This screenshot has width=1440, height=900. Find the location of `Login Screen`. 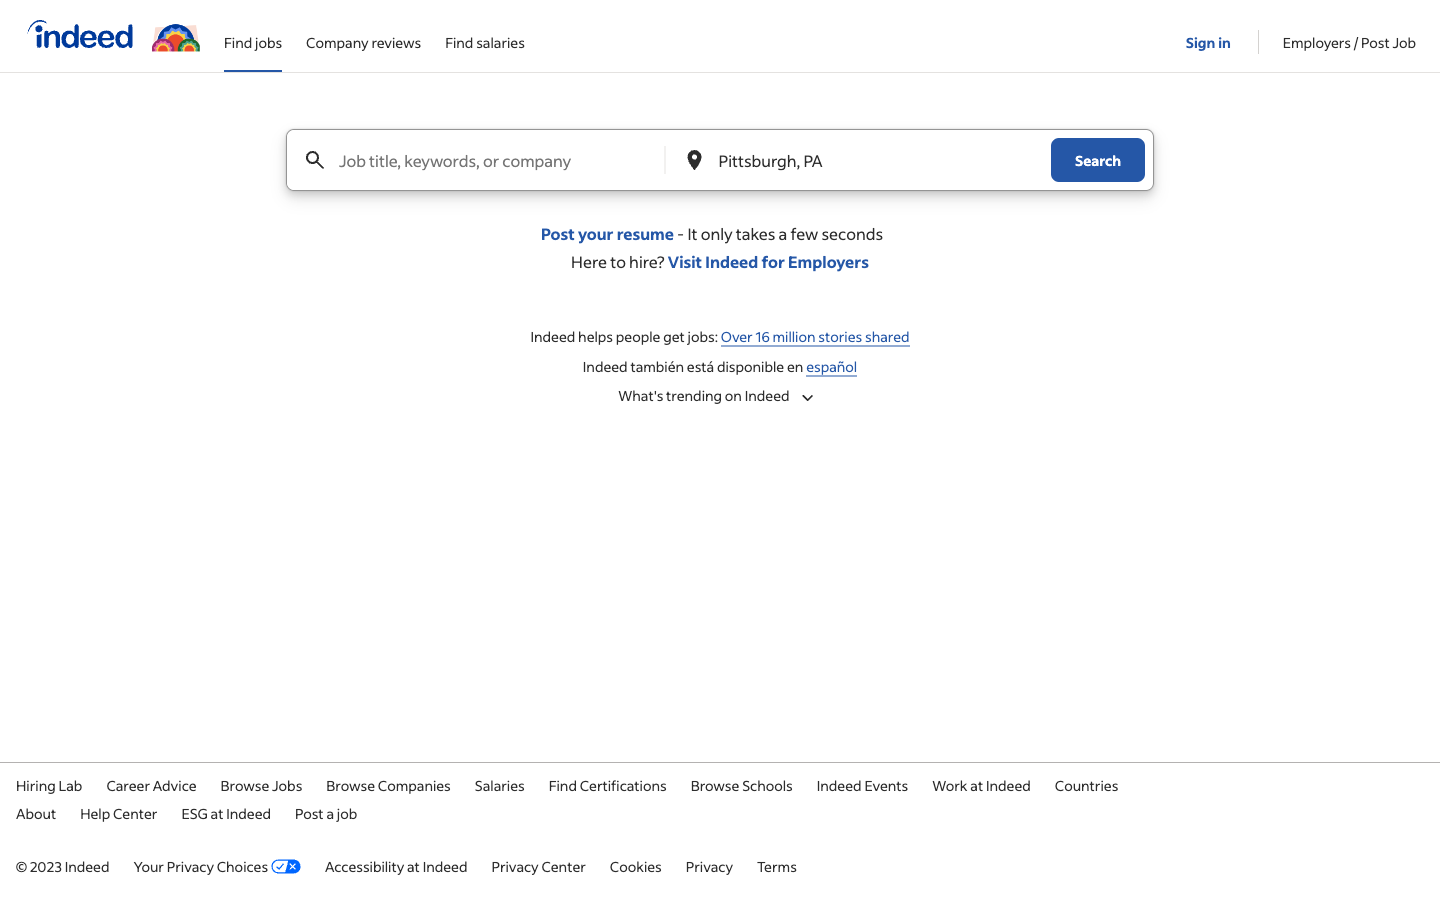

Login Screen is located at coordinates (1209, 34).